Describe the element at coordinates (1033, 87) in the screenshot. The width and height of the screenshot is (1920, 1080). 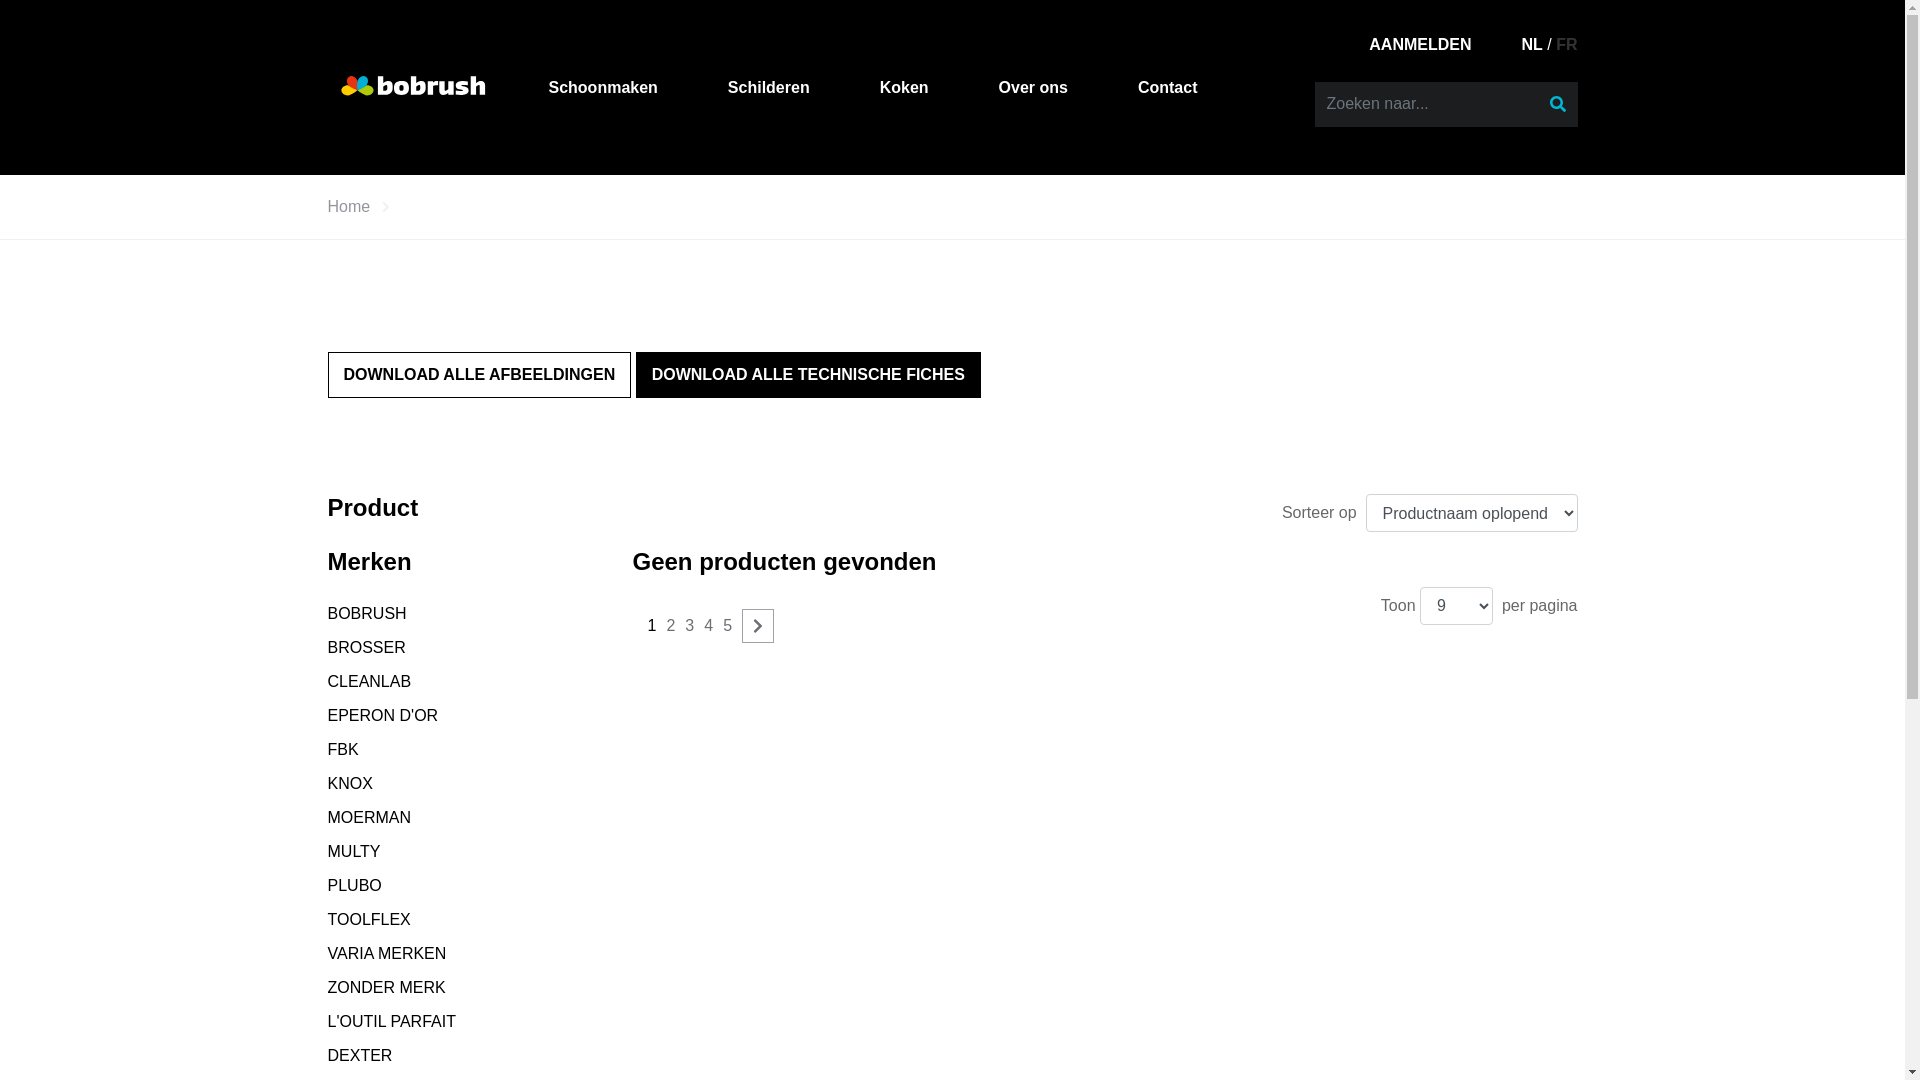
I see `'Over ons'` at that location.